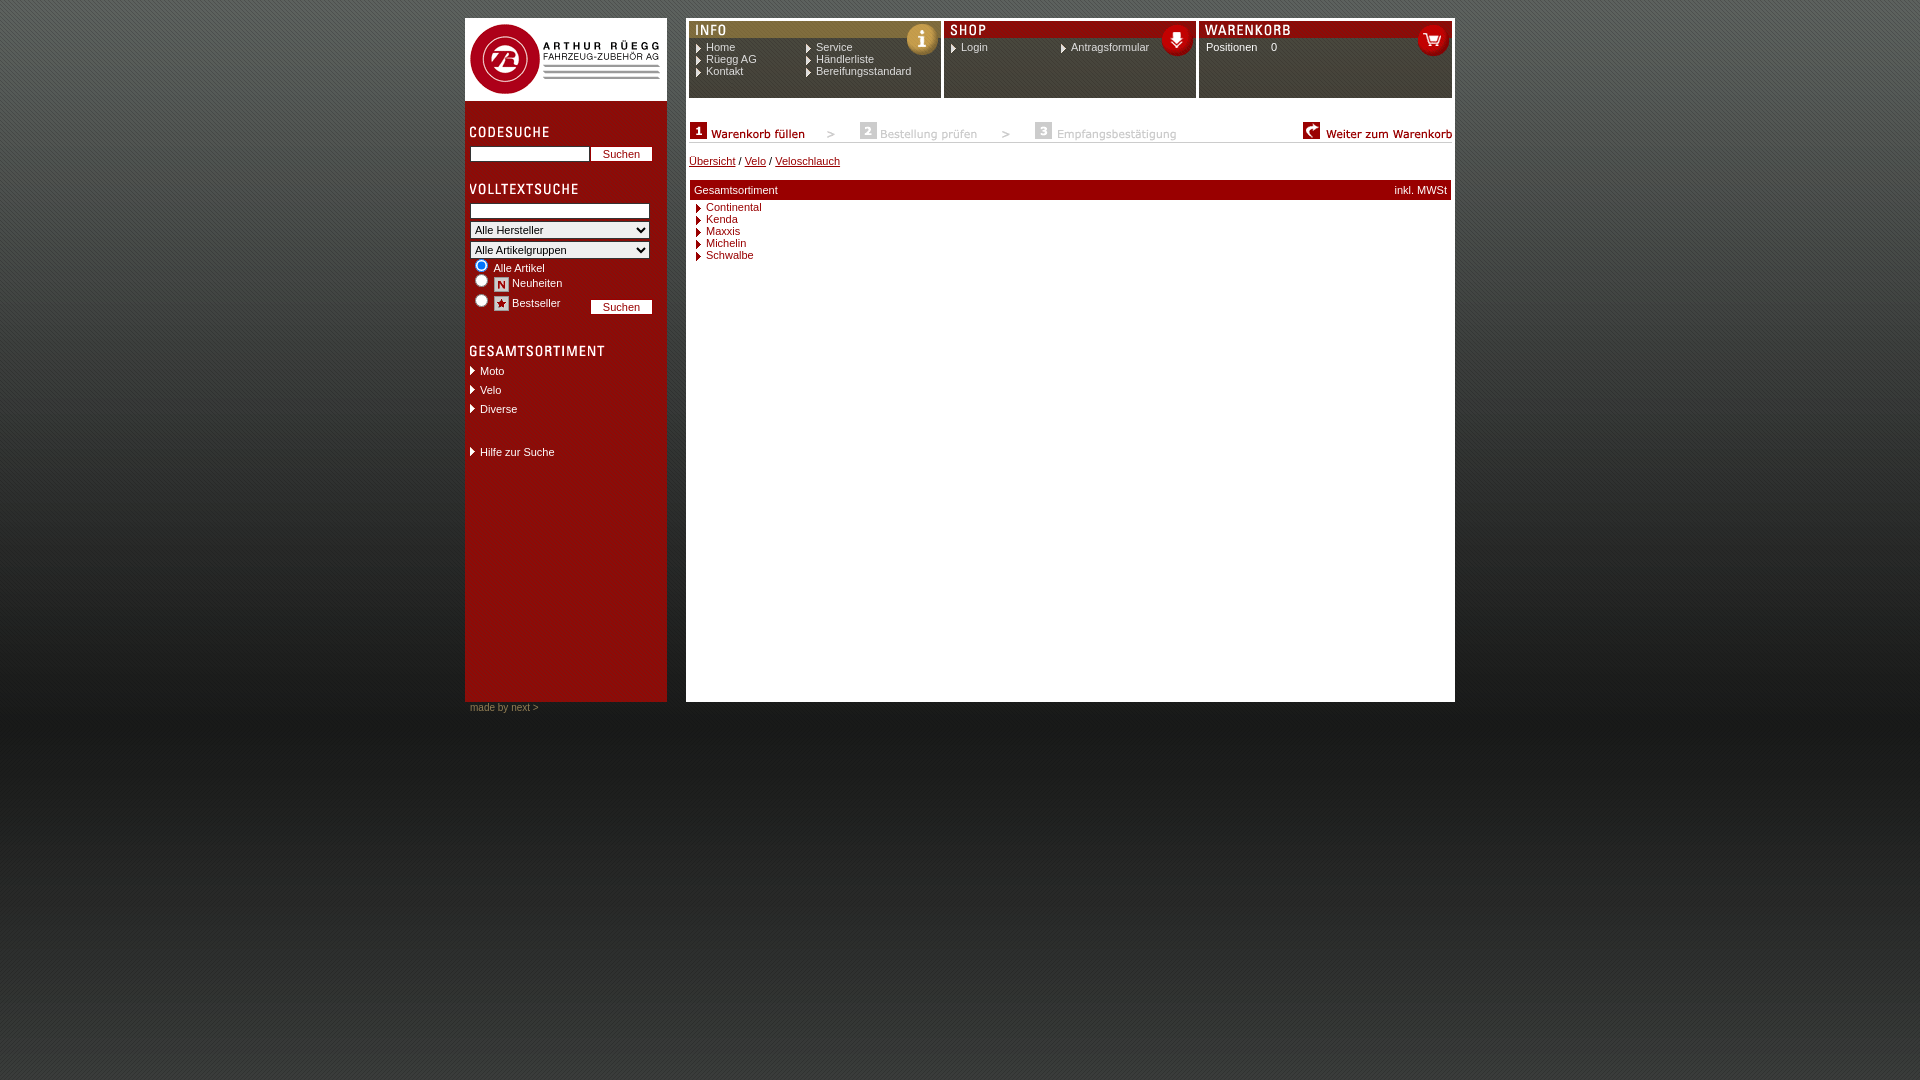 The width and height of the screenshot is (1920, 1080). Describe the element at coordinates (464, 704) in the screenshot. I see `'made by next >'` at that location.